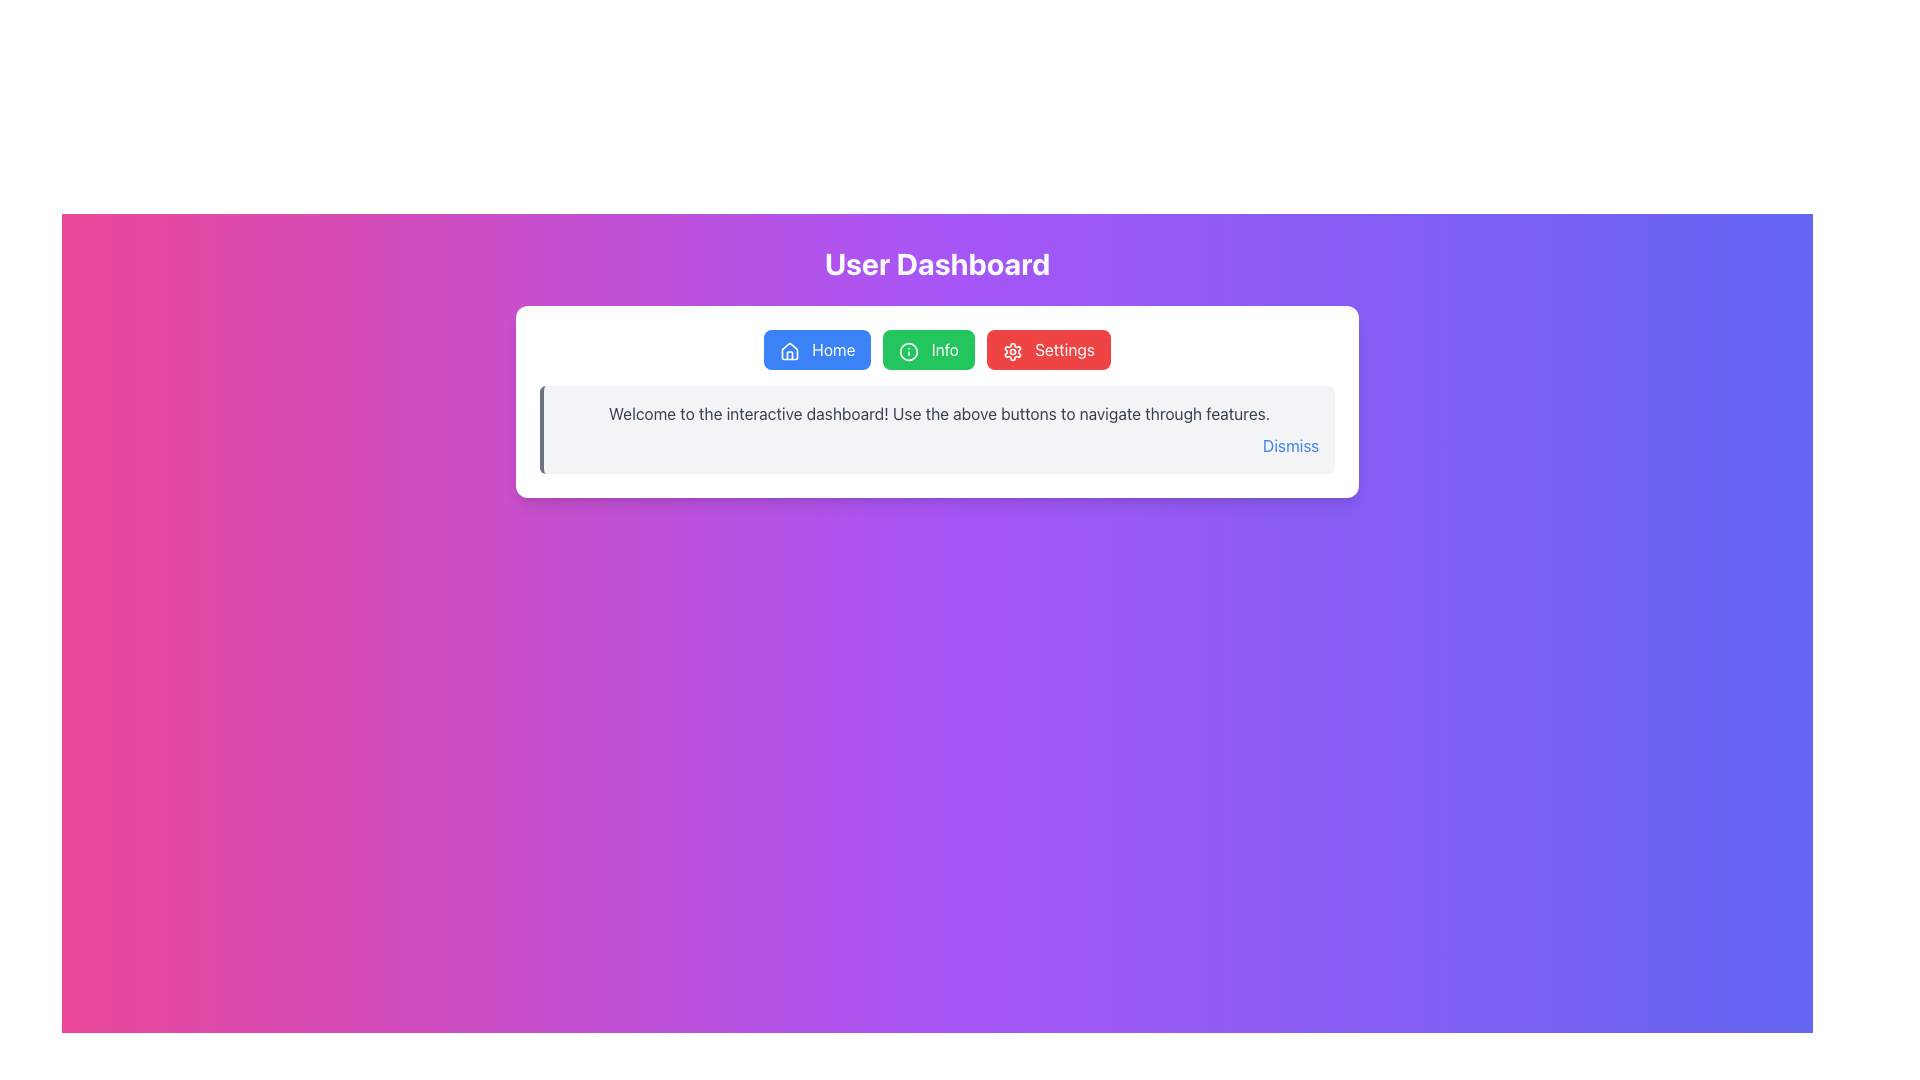 Image resolution: width=1920 pixels, height=1080 pixels. What do you see at coordinates (1012, 350) in the screenshot?
I see `the Settings icon located centrally inside the red button labeled 'Settings'` at bounding box center [1012, 350].